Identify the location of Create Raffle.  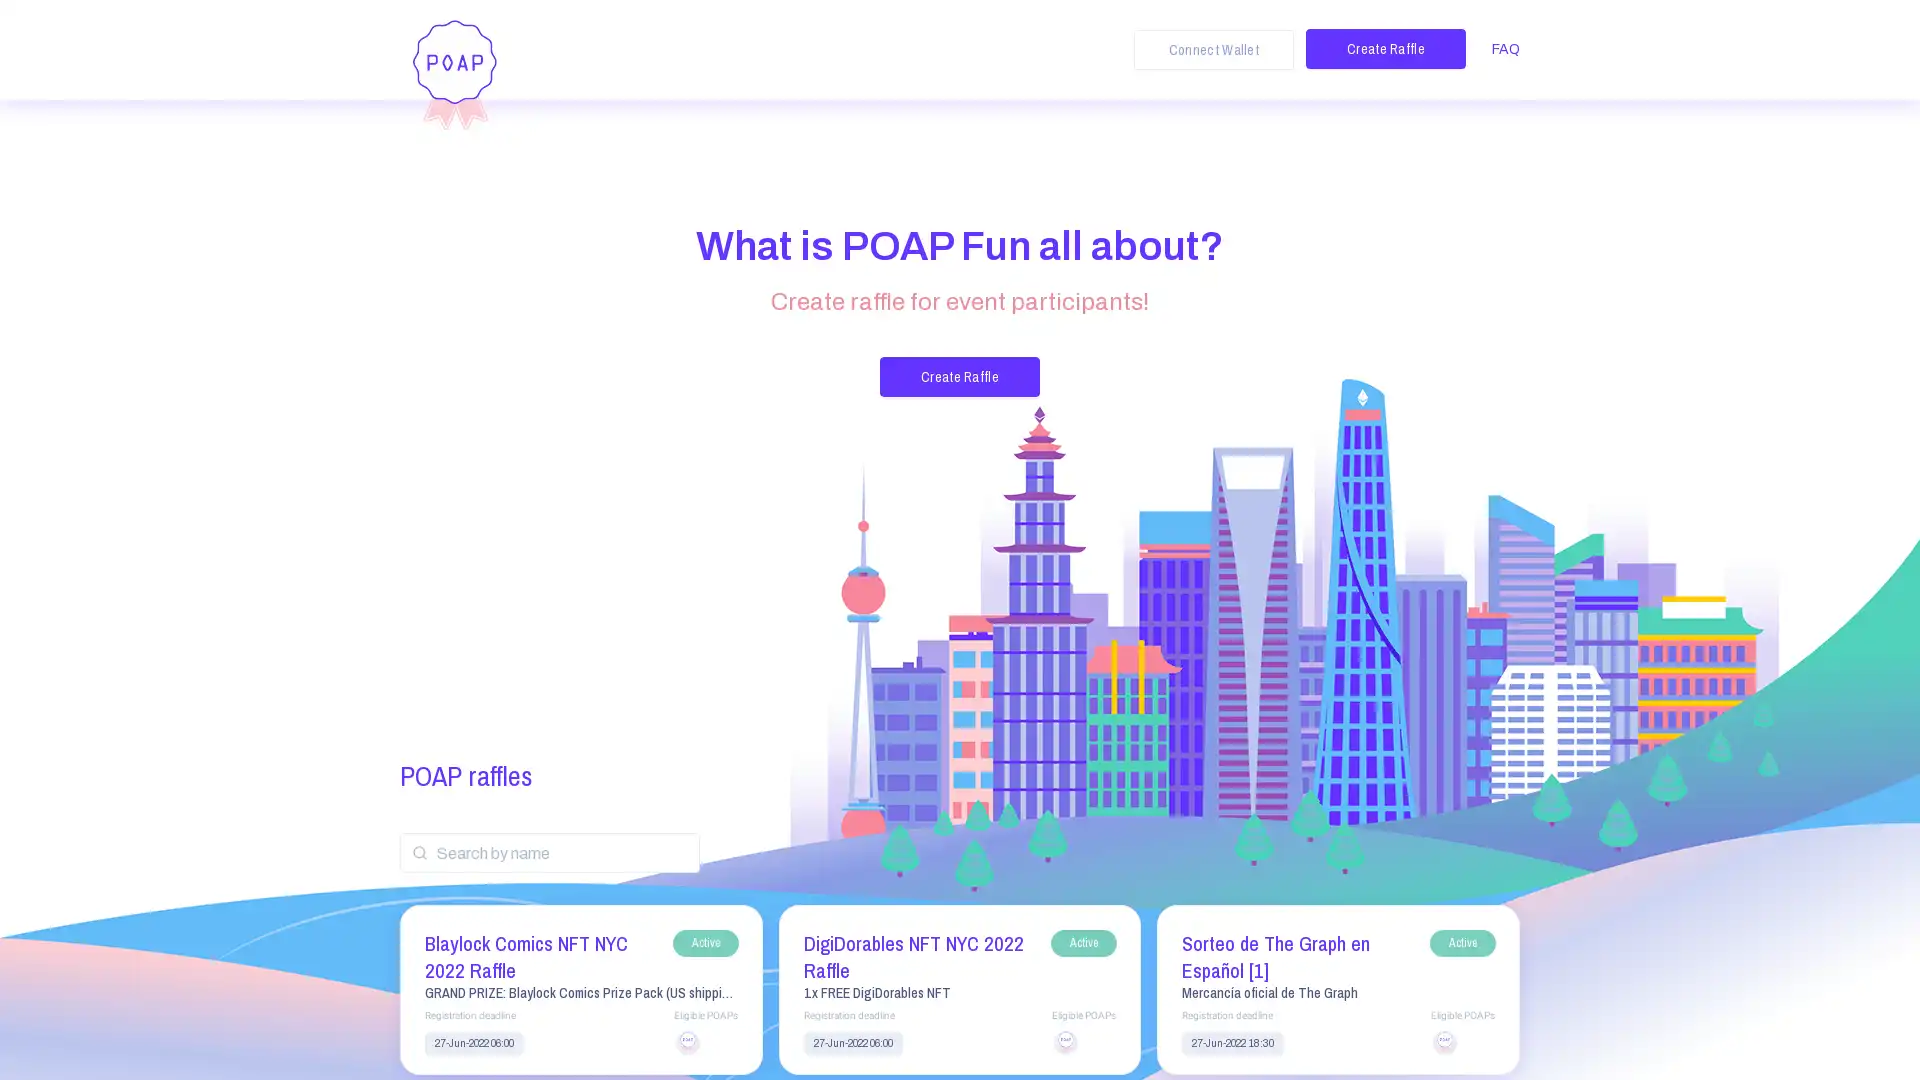
(960, 377).